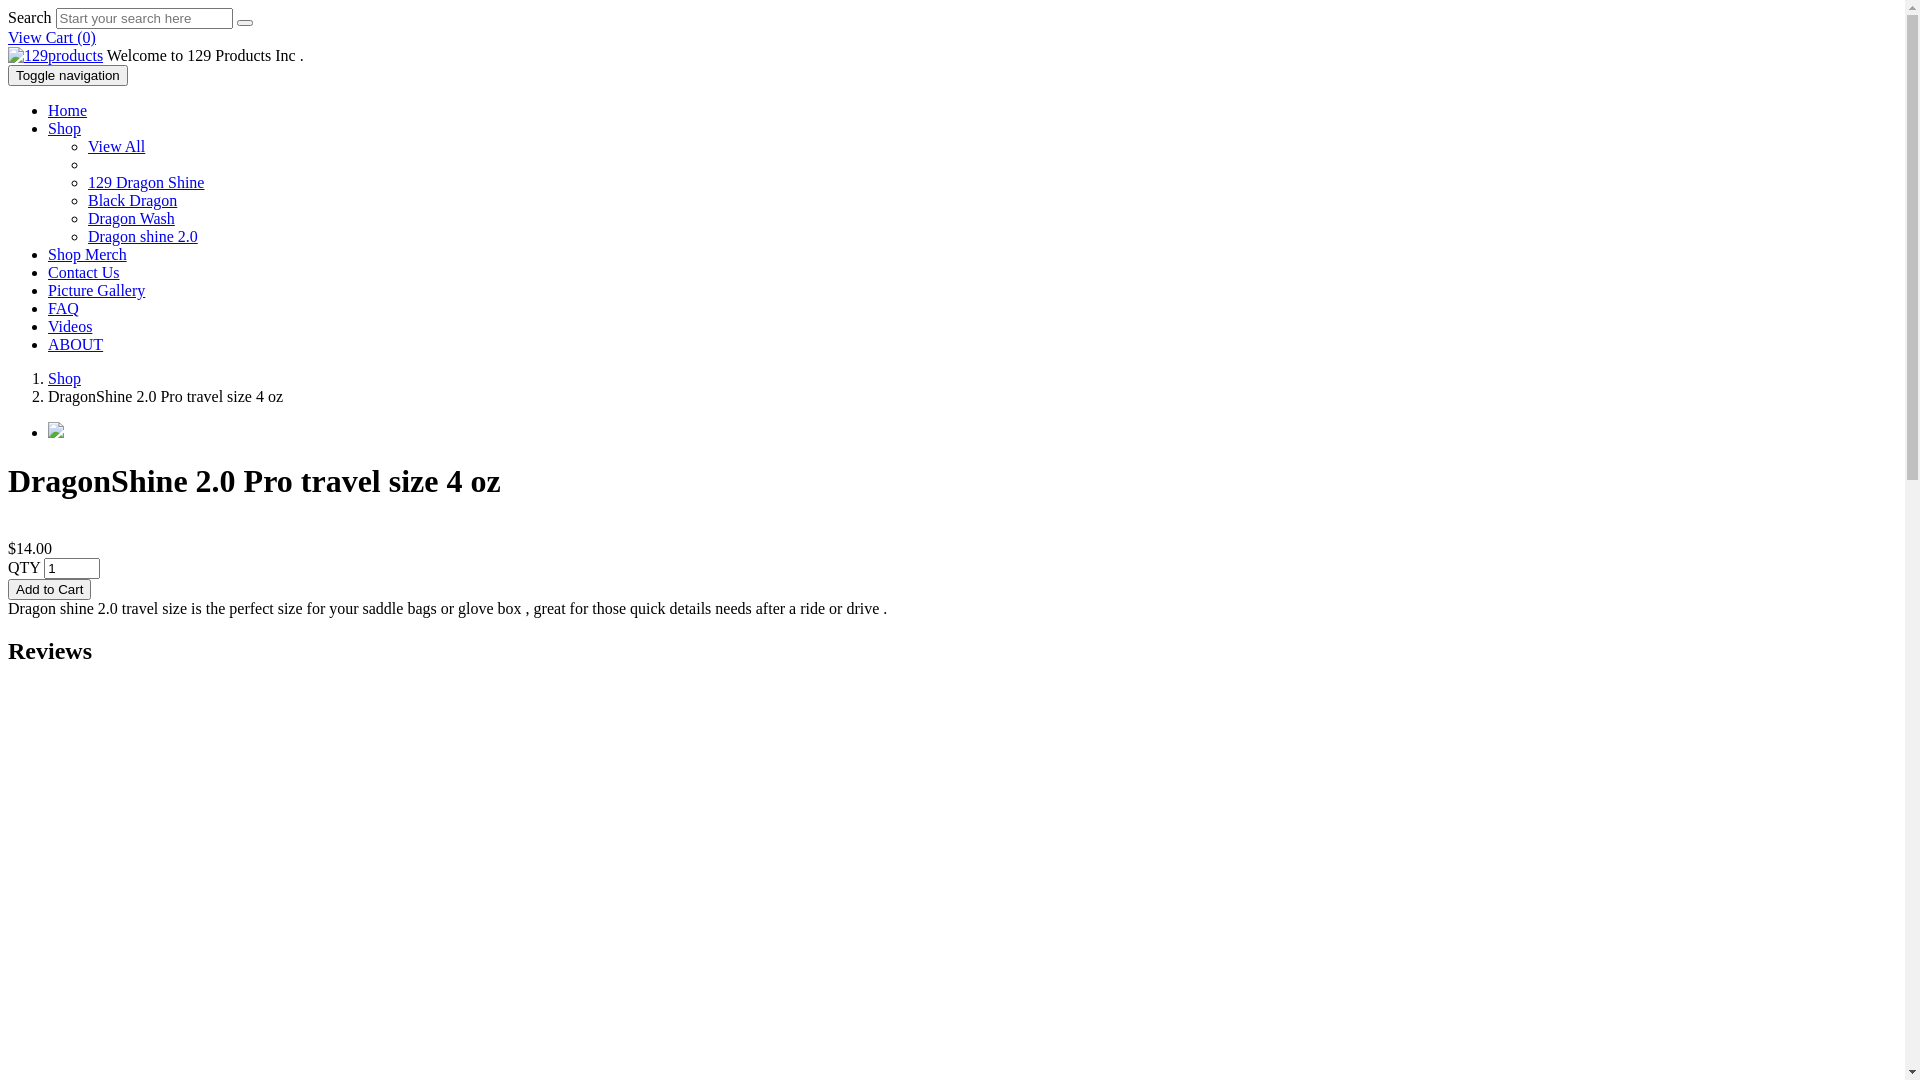 This screenshot has width=1920, height=1080. Describe the element at coordinates (144, 182) in the screenshot. I see `'129 Dragon Shine'` at that location.